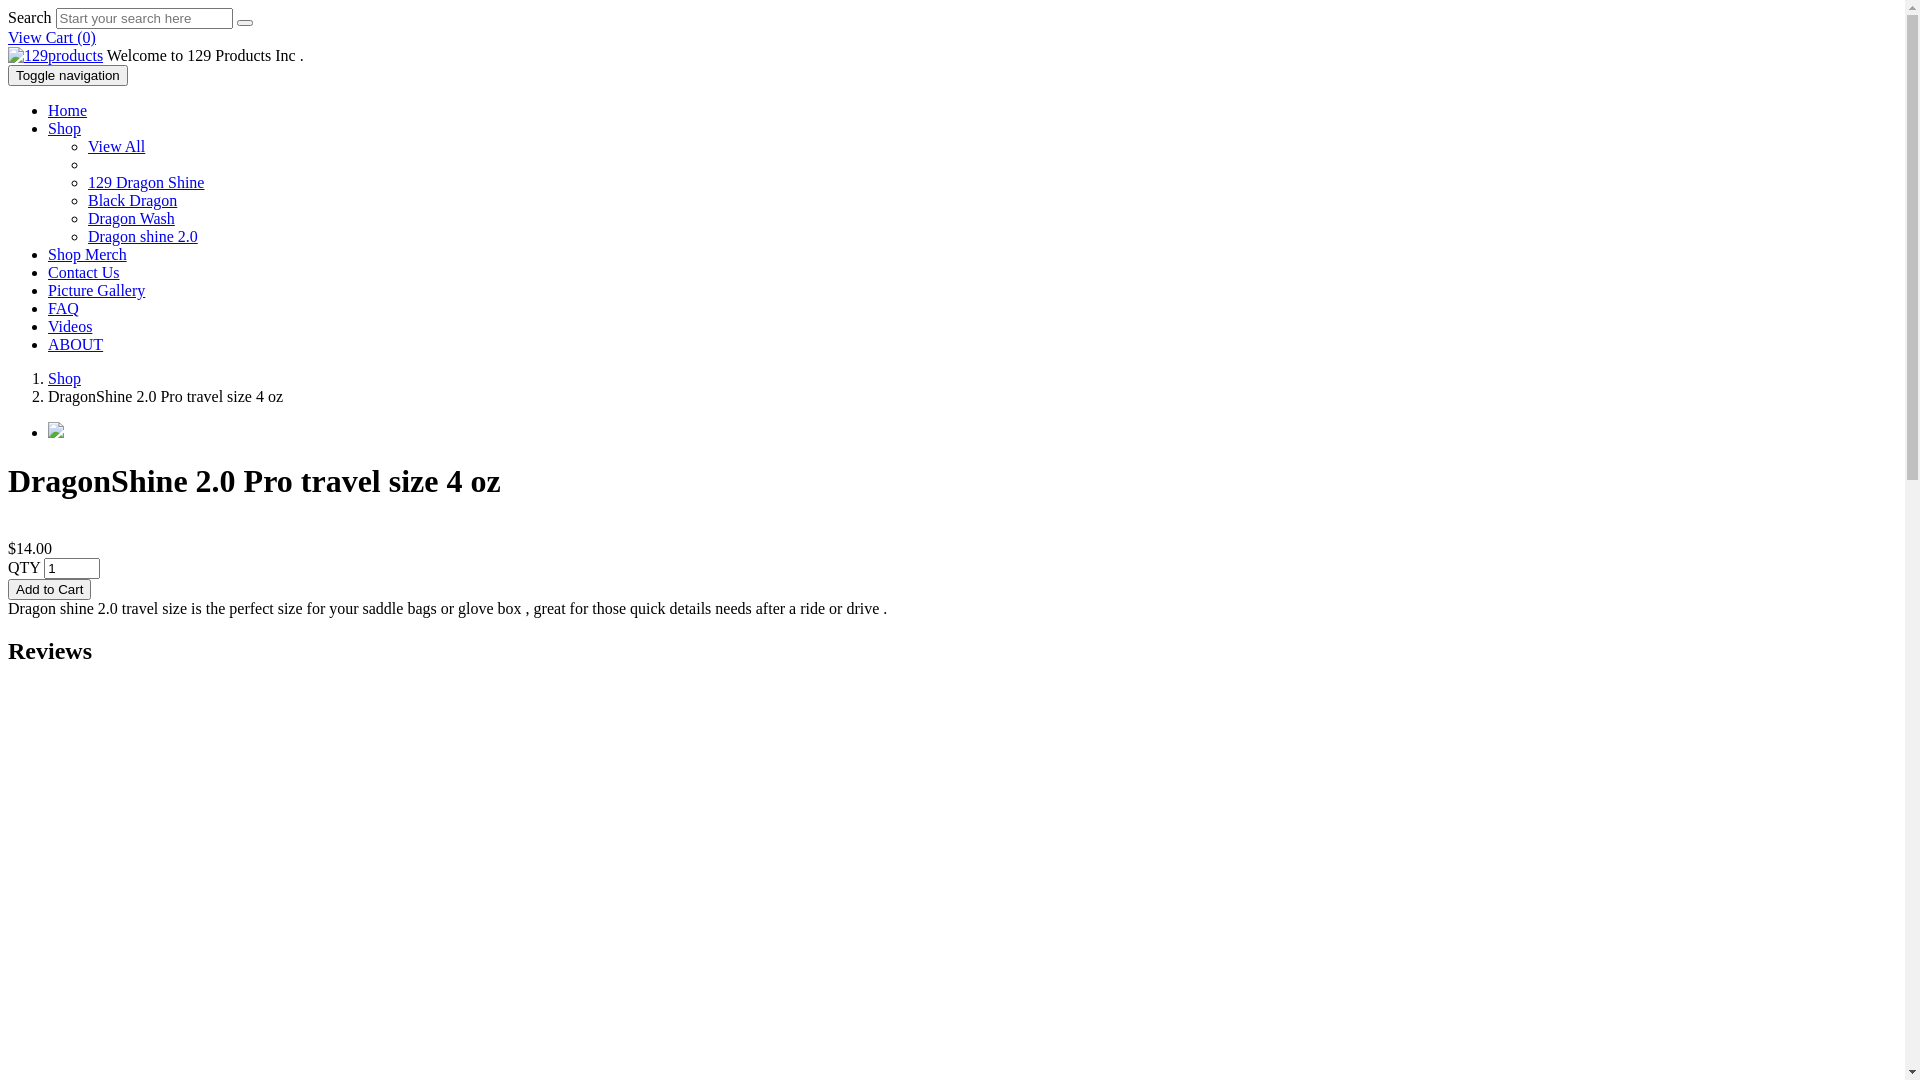 This screenshot has width=1920, height=1080. Describe the element at coordinates (144, 182) in the screenshot. I see `'129 Dragon Shine'` at that location.